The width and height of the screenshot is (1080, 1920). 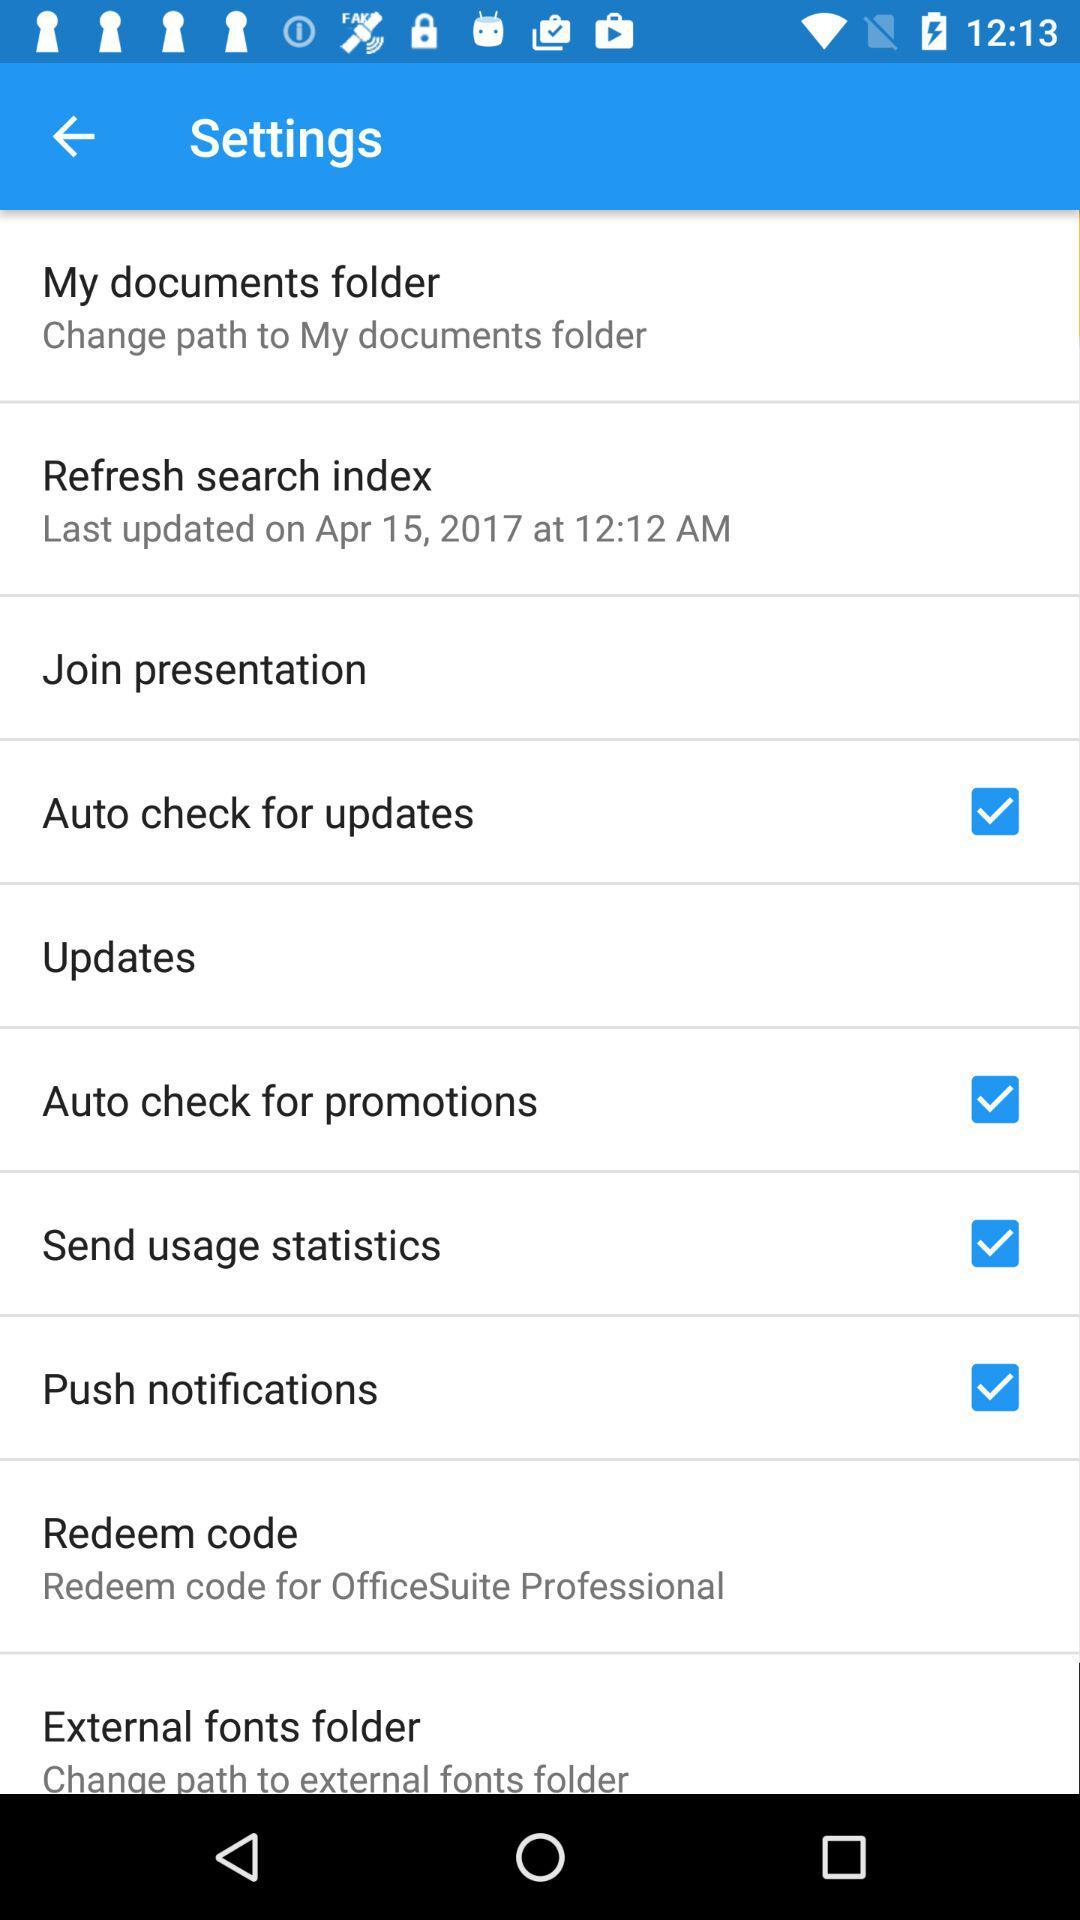 What do you see at coordinates (72, 135) in the screenshot?
I see `the item above the my documents folder icon` at bounding box center [72, 135].